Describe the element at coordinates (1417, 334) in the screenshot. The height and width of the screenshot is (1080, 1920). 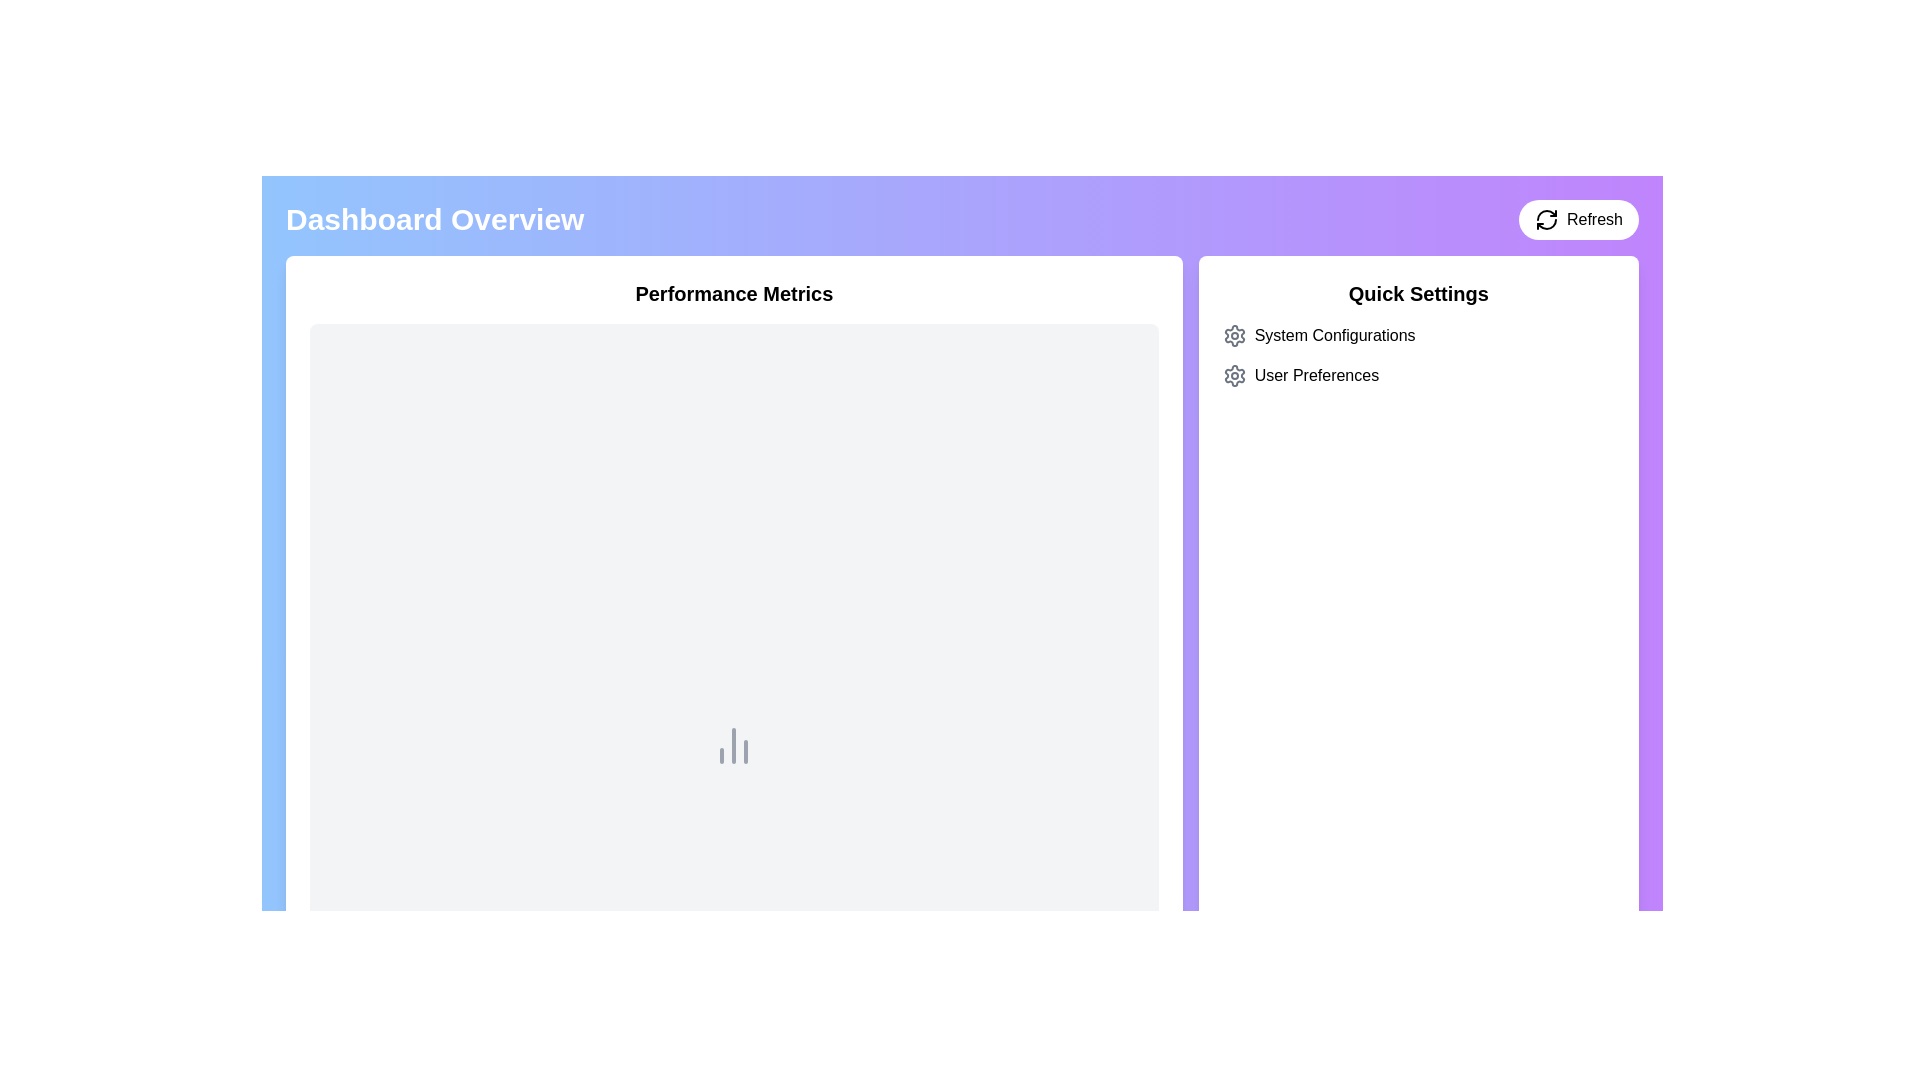
I see `the first List item in the 'Quick Settings' side panel that serves as a button for accessing system configuration settings` at that location.